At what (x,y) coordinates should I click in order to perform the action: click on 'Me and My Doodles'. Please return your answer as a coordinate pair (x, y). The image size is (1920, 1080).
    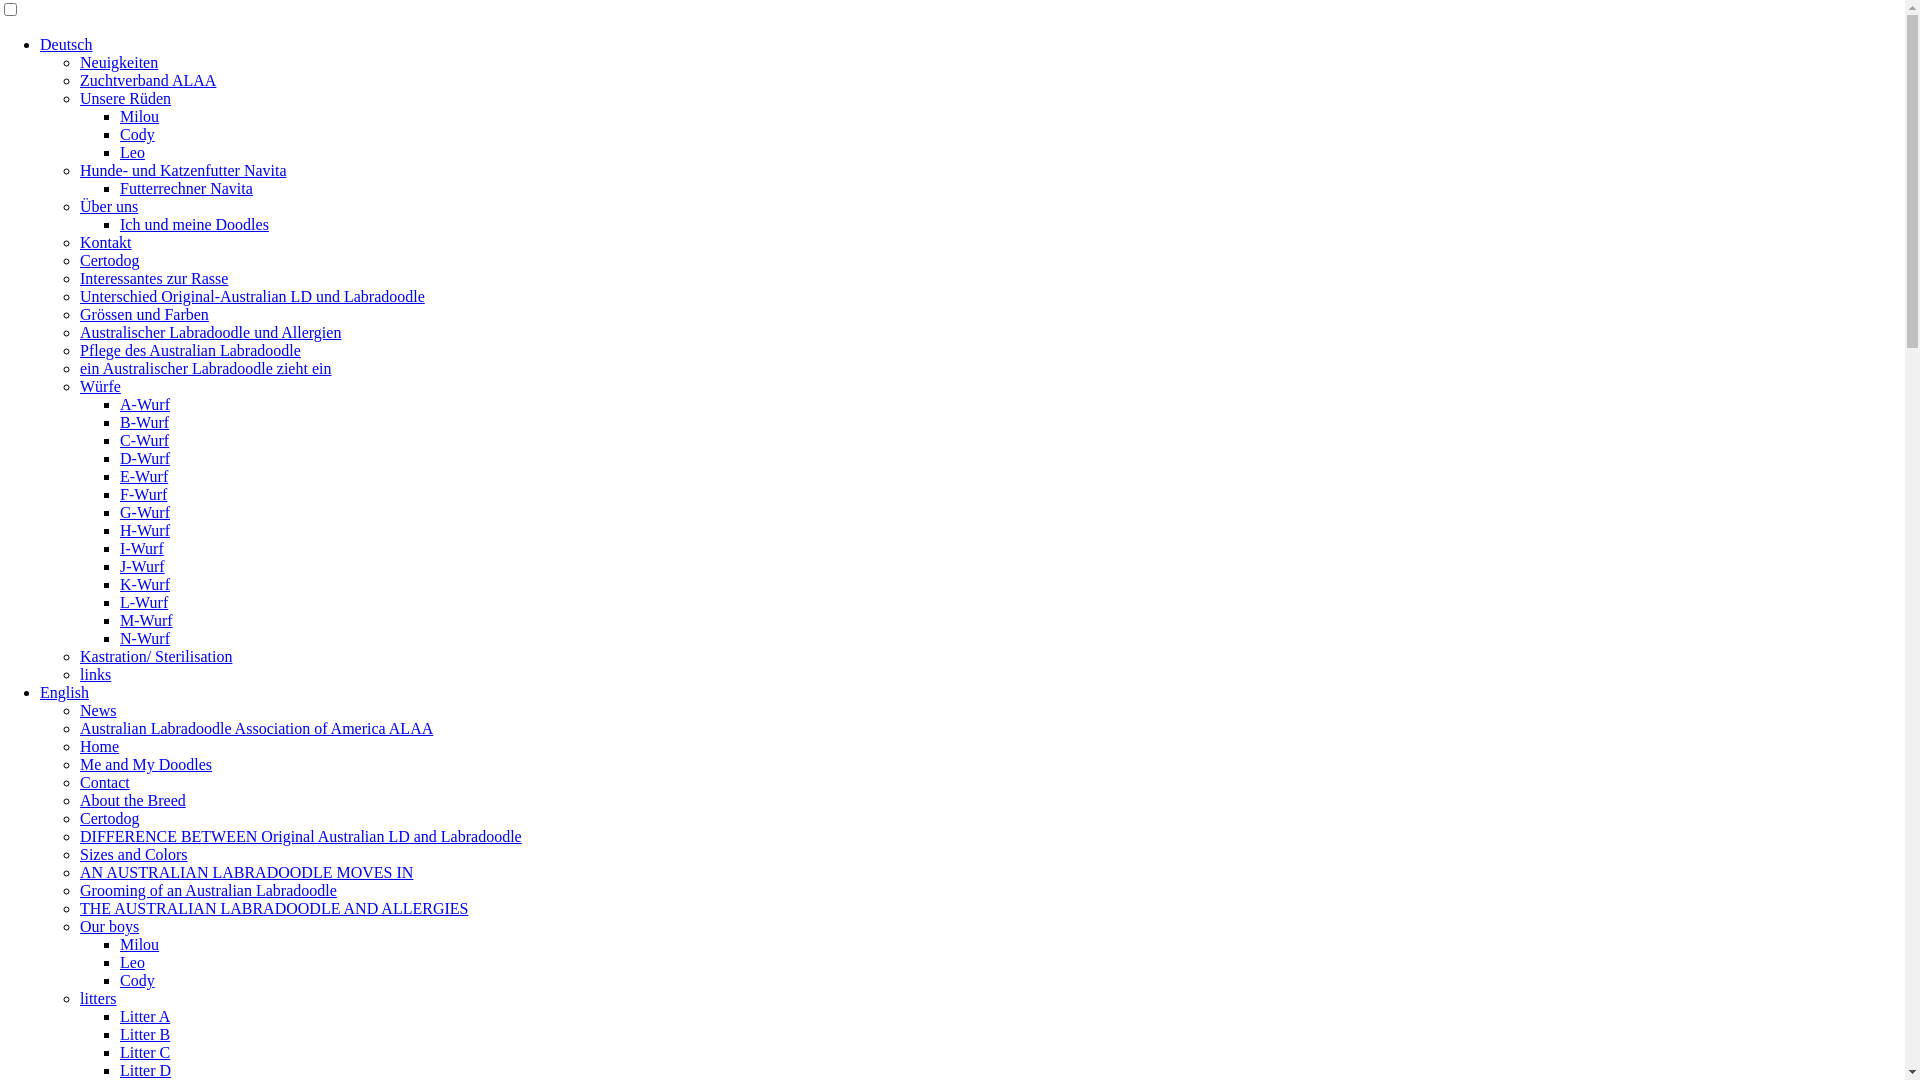
    Looking at the image, I should click on (144, 764).